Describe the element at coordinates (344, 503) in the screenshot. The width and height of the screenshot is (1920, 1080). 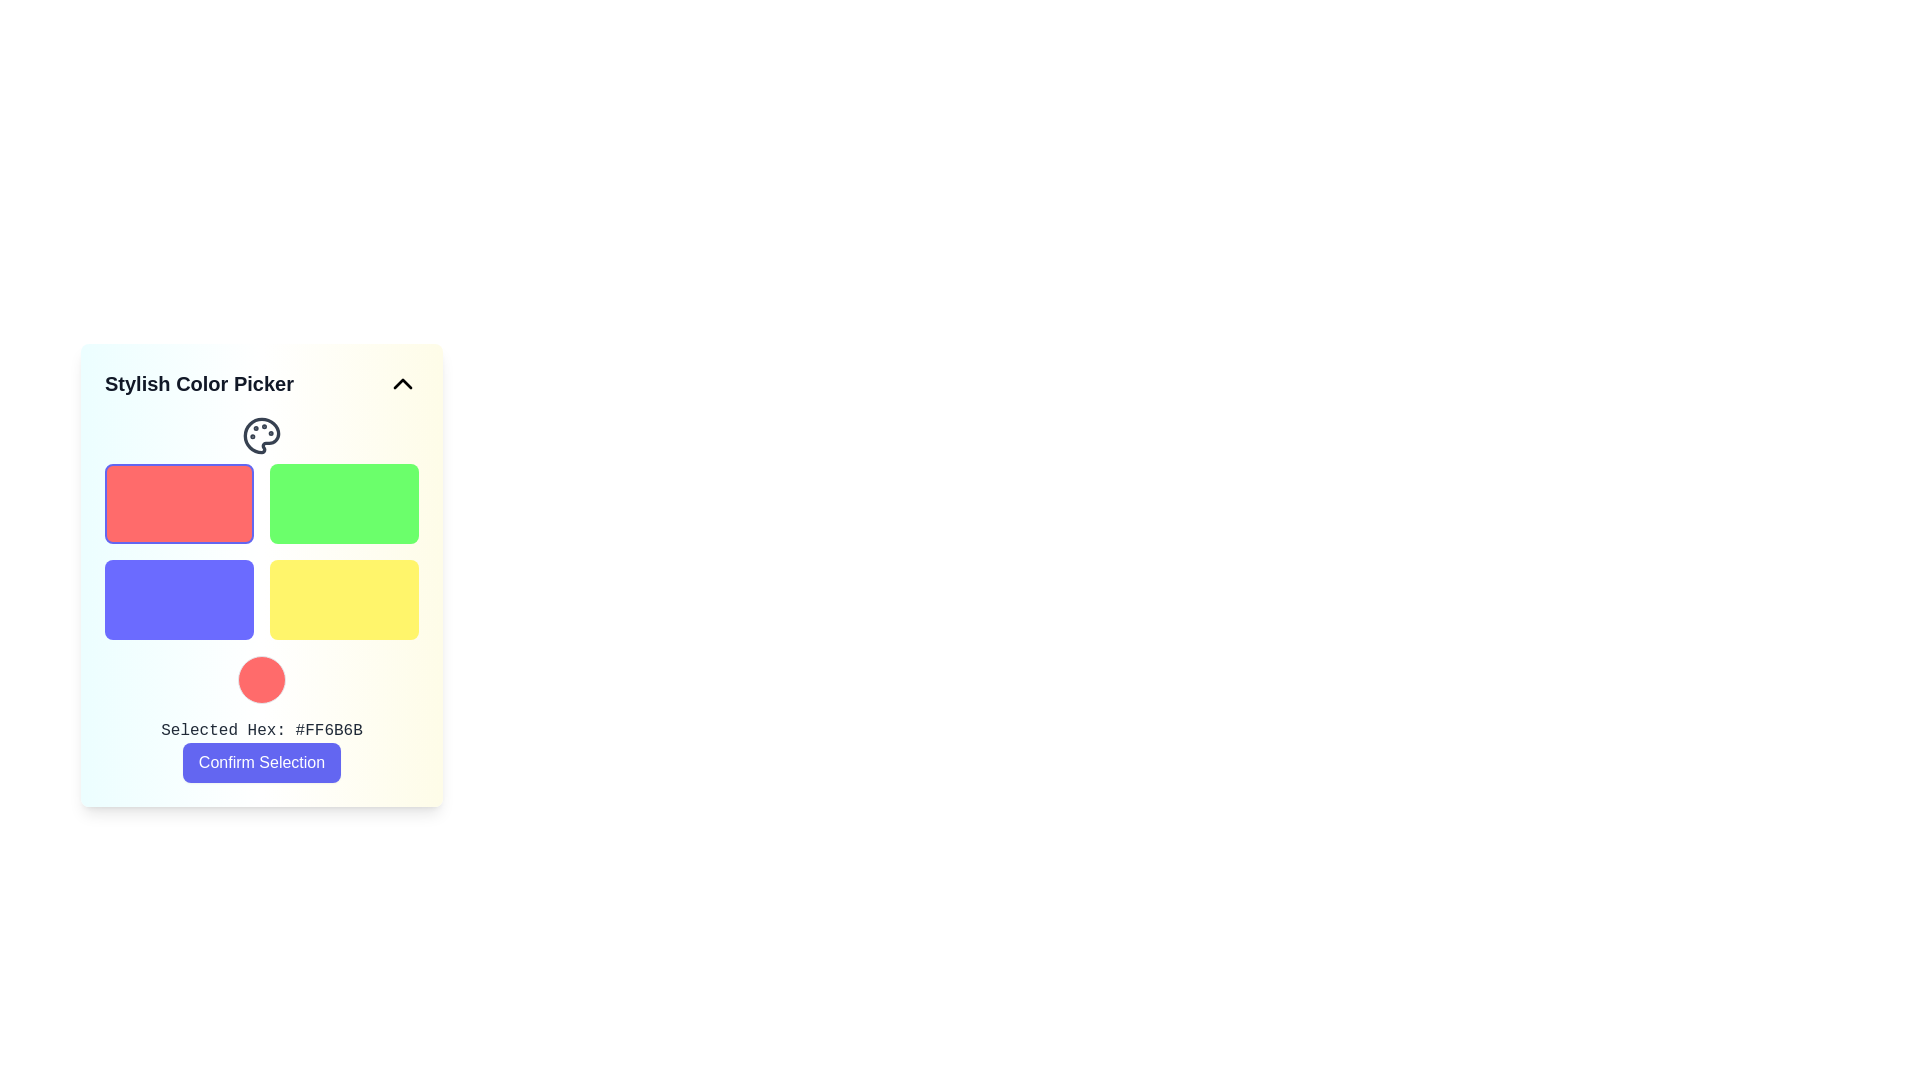
I see `the vibrant green button located in the top-right quadrant of the 2x2 grid layout` at that location.